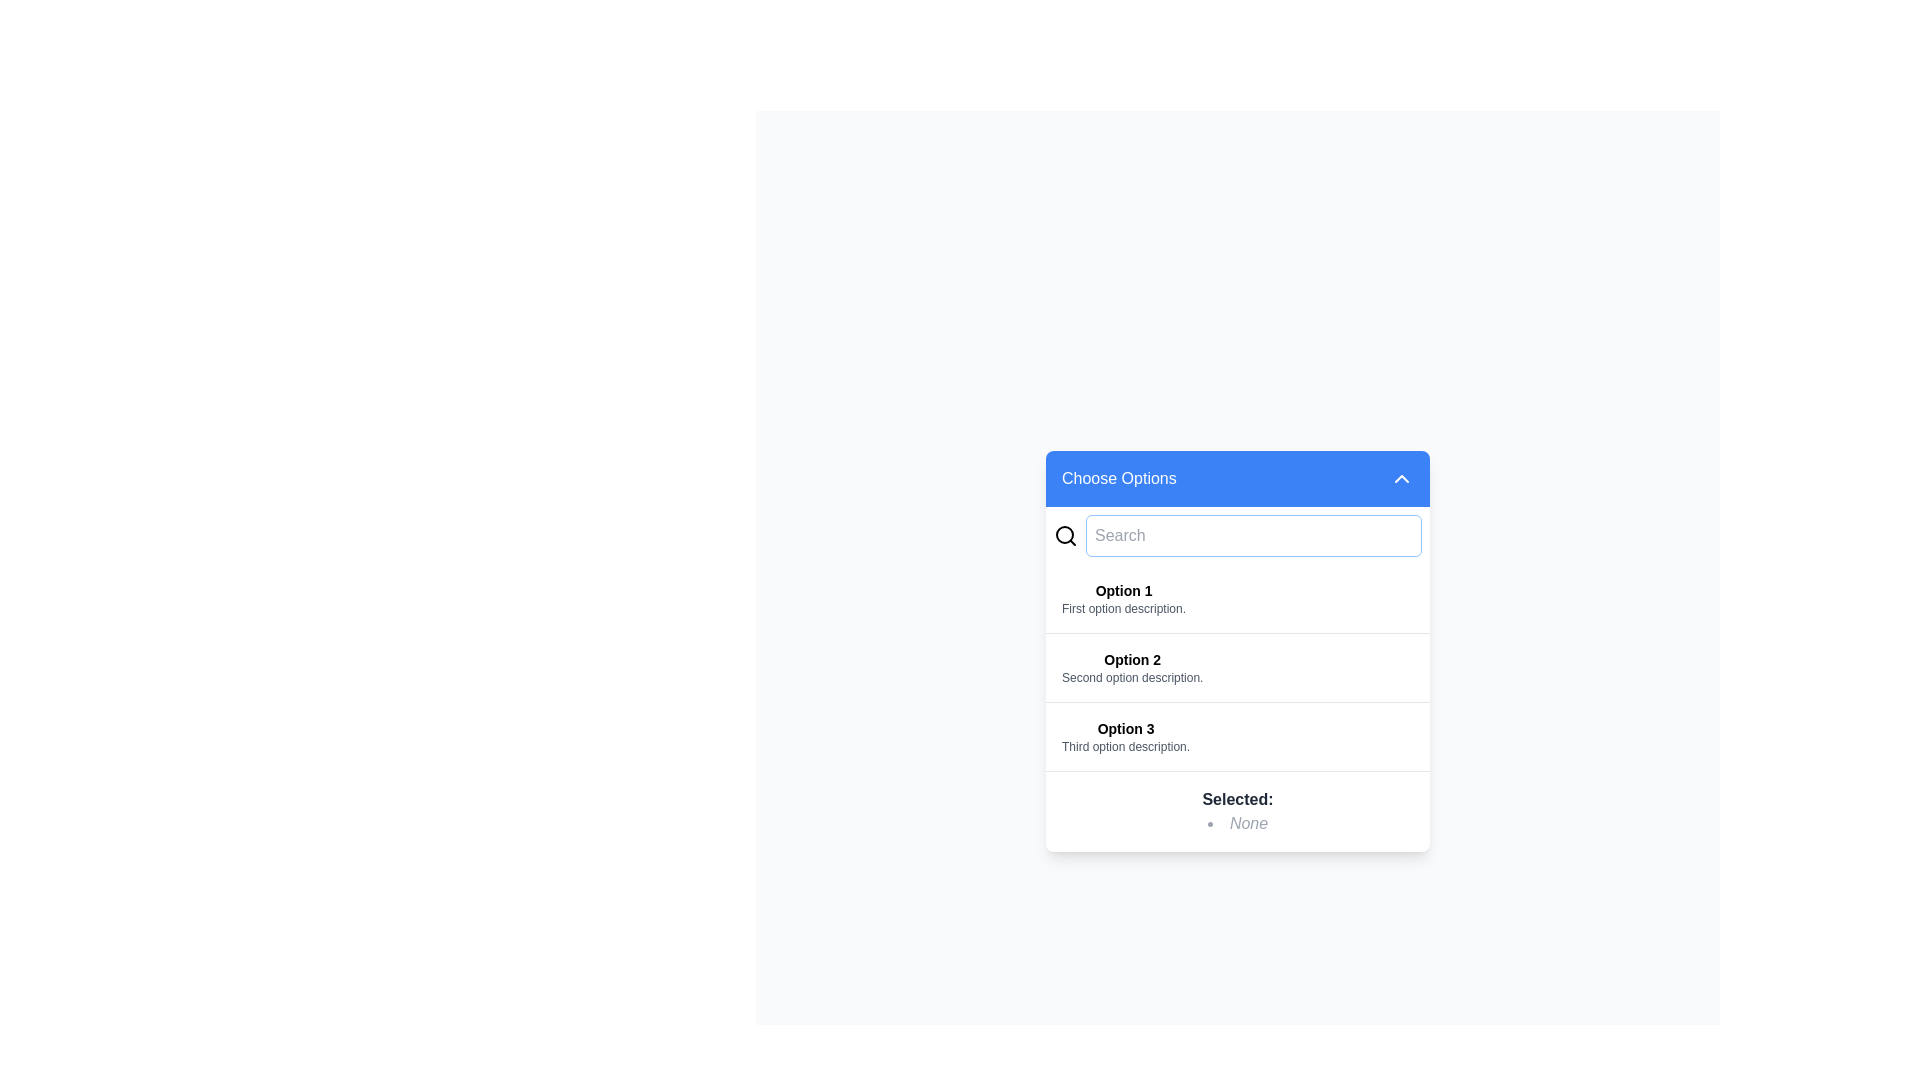 Image resolution: width=1920 pixels, height=1080 pixels. I want to click on the second selectable list item titled 'Option 2' which has a description 'Second option description', so click(1237, 667).